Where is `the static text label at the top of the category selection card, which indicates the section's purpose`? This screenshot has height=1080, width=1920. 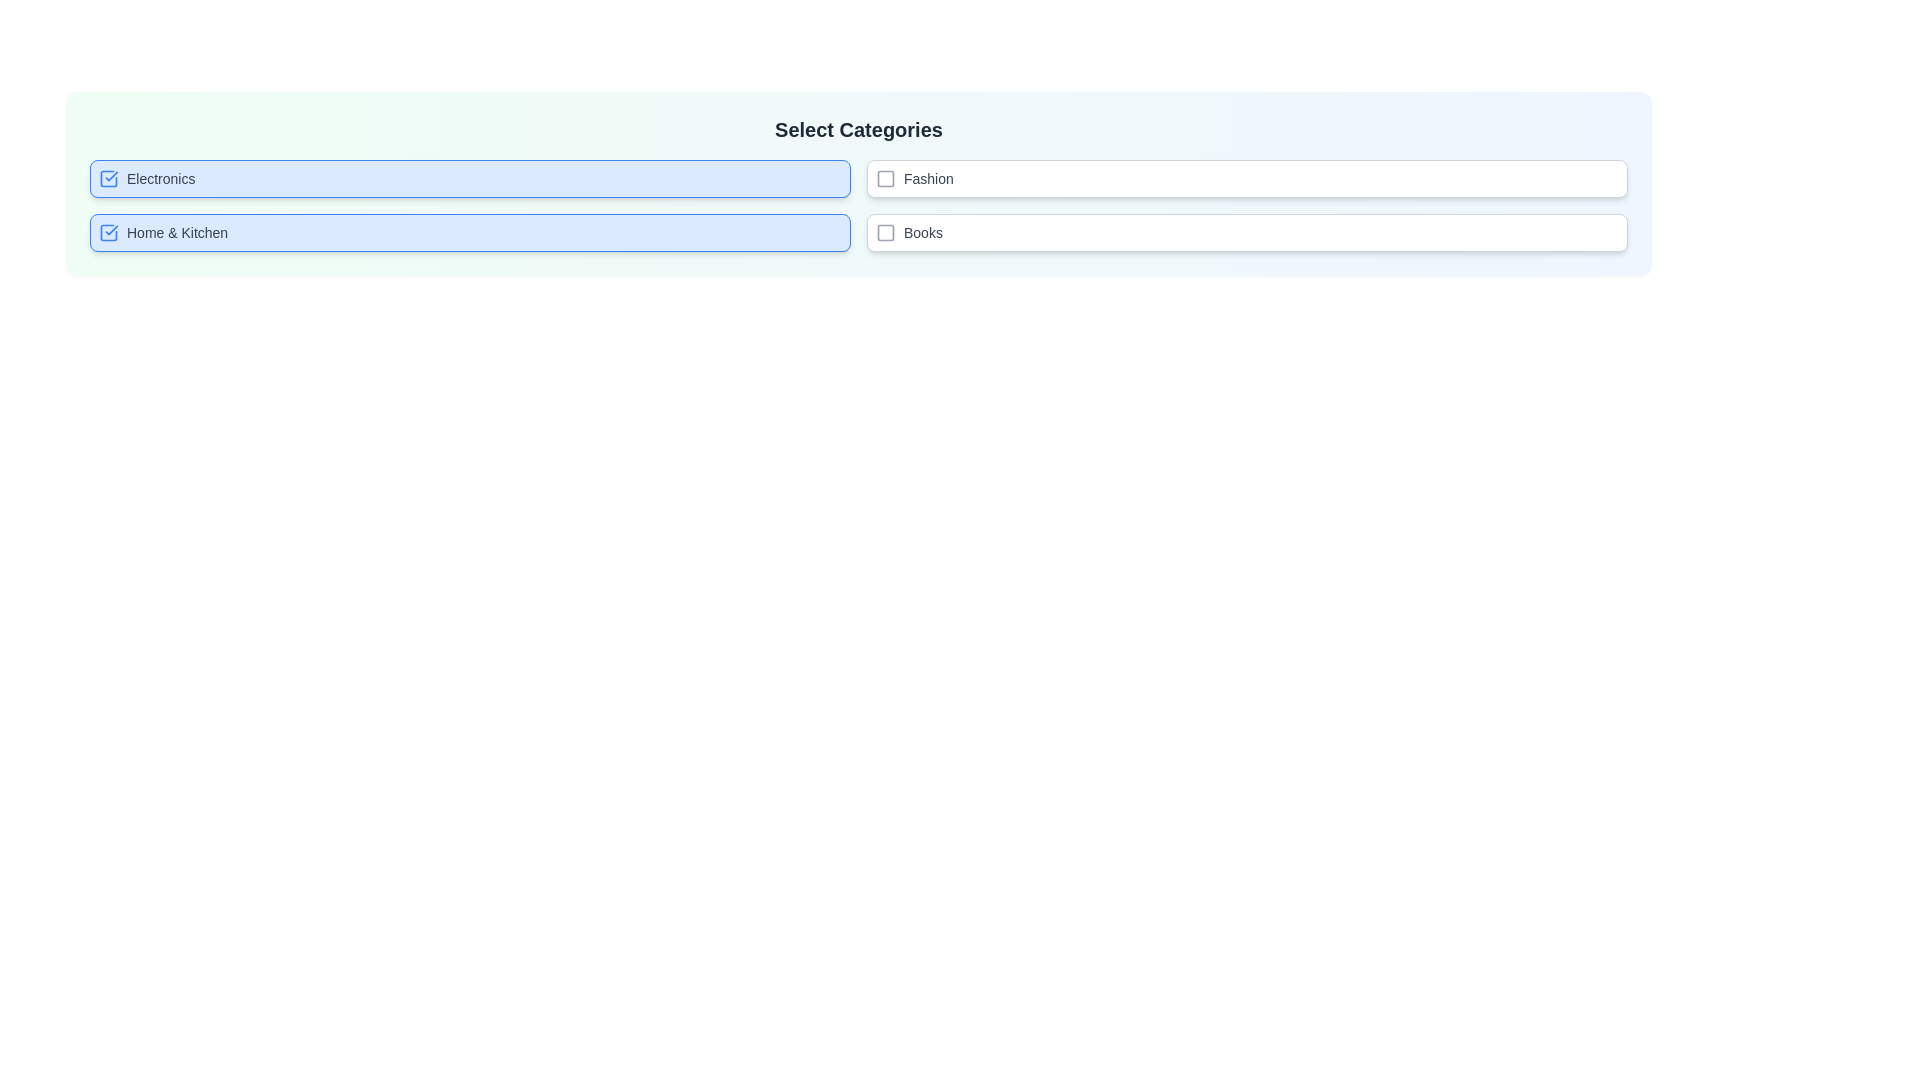
the static text label at the top of the category selection card, which indicates the section's purpose is located at coordinates (859, 130).